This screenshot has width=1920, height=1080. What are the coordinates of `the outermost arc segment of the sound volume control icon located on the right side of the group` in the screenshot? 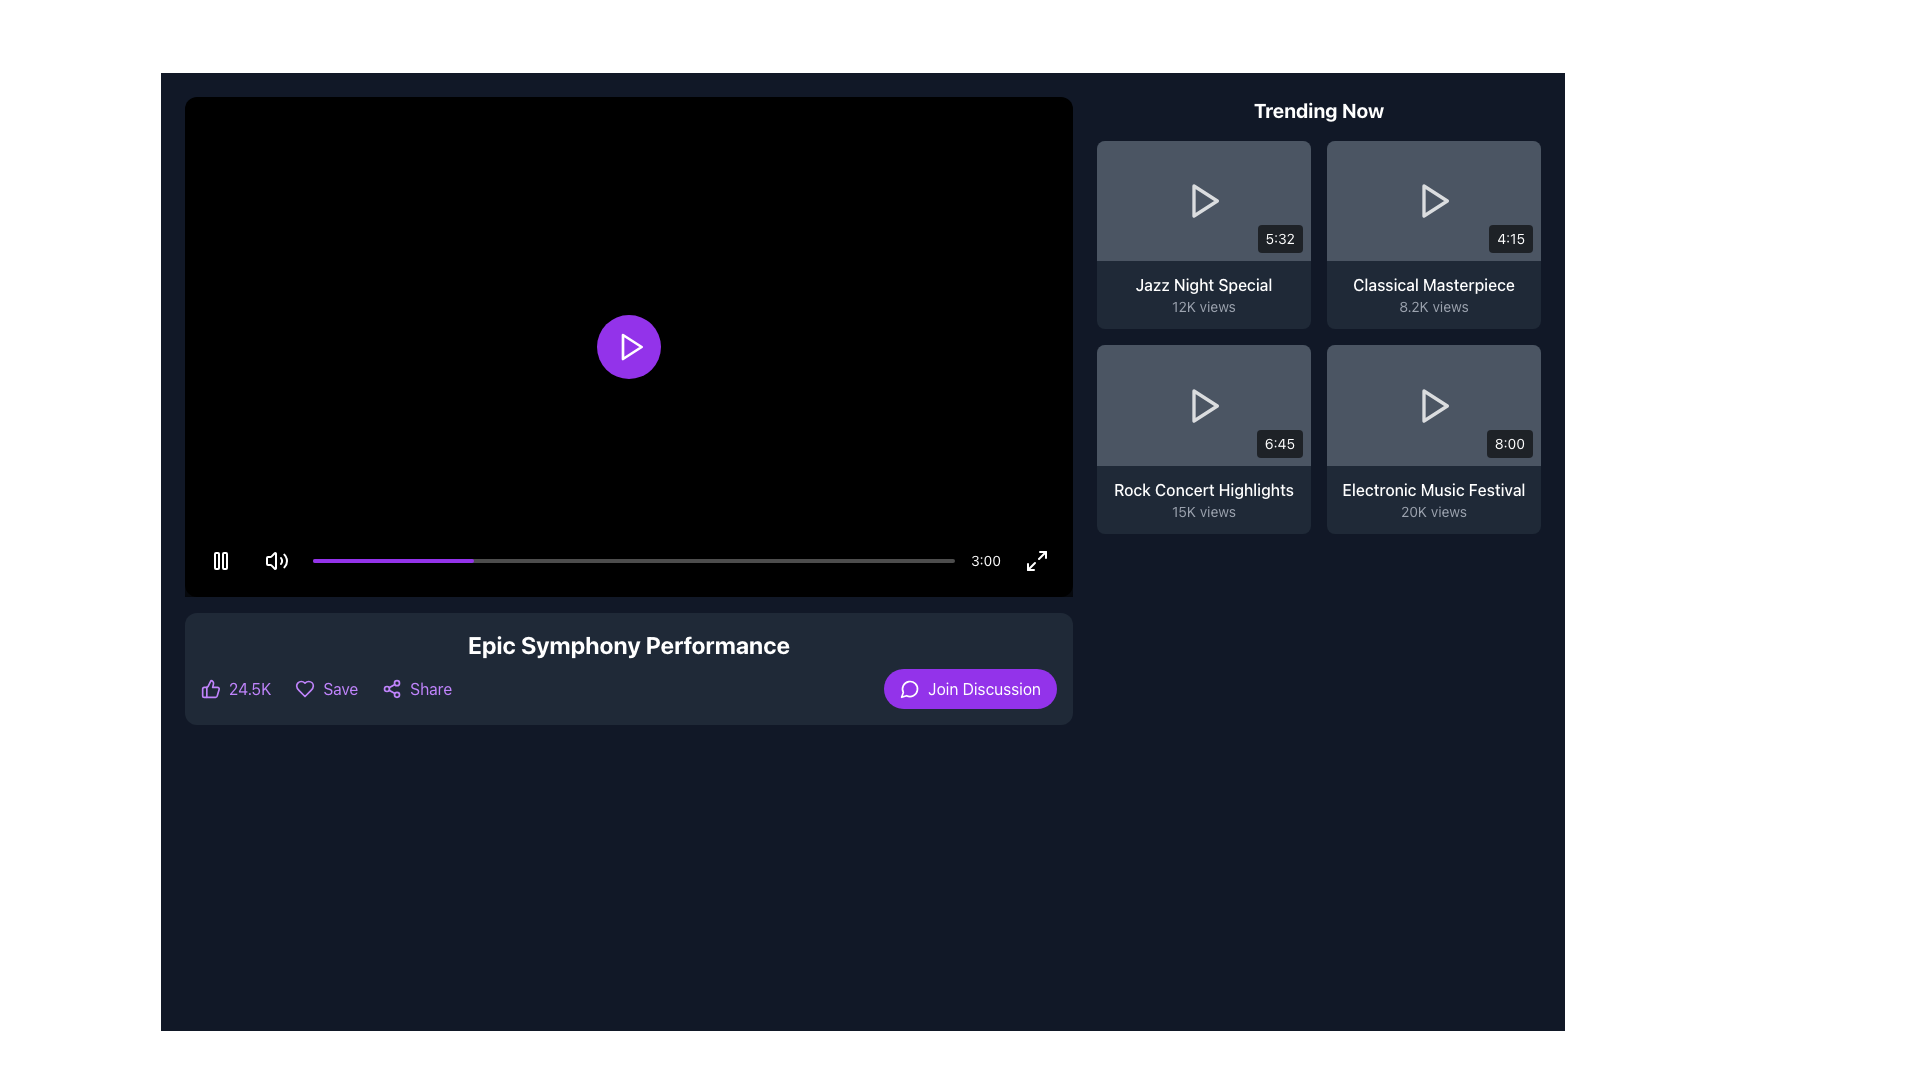 It's located at (284, 560).